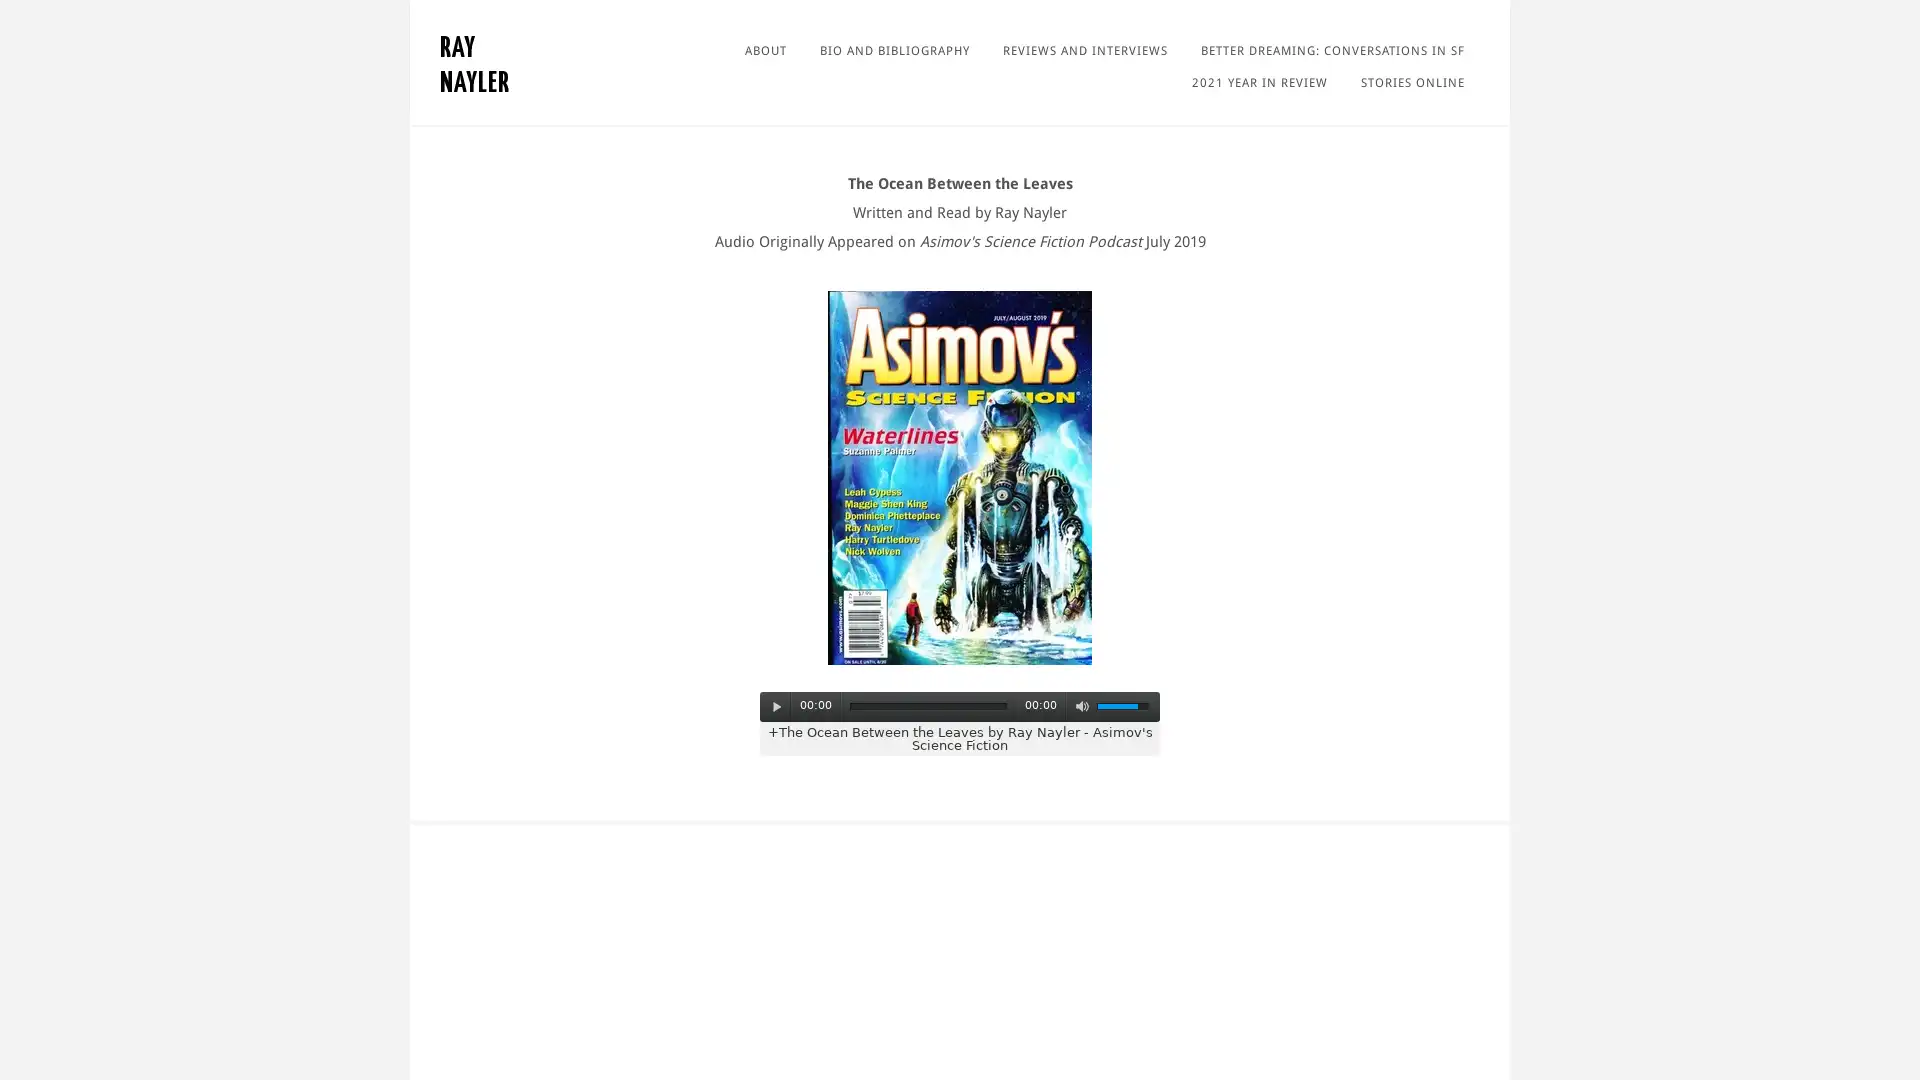 This screenshot has height=1080, width=1920. What do you see at coordinates (776, 705) in the screenshot?
I see `Play/Pause` at bounding box center [776, 705].